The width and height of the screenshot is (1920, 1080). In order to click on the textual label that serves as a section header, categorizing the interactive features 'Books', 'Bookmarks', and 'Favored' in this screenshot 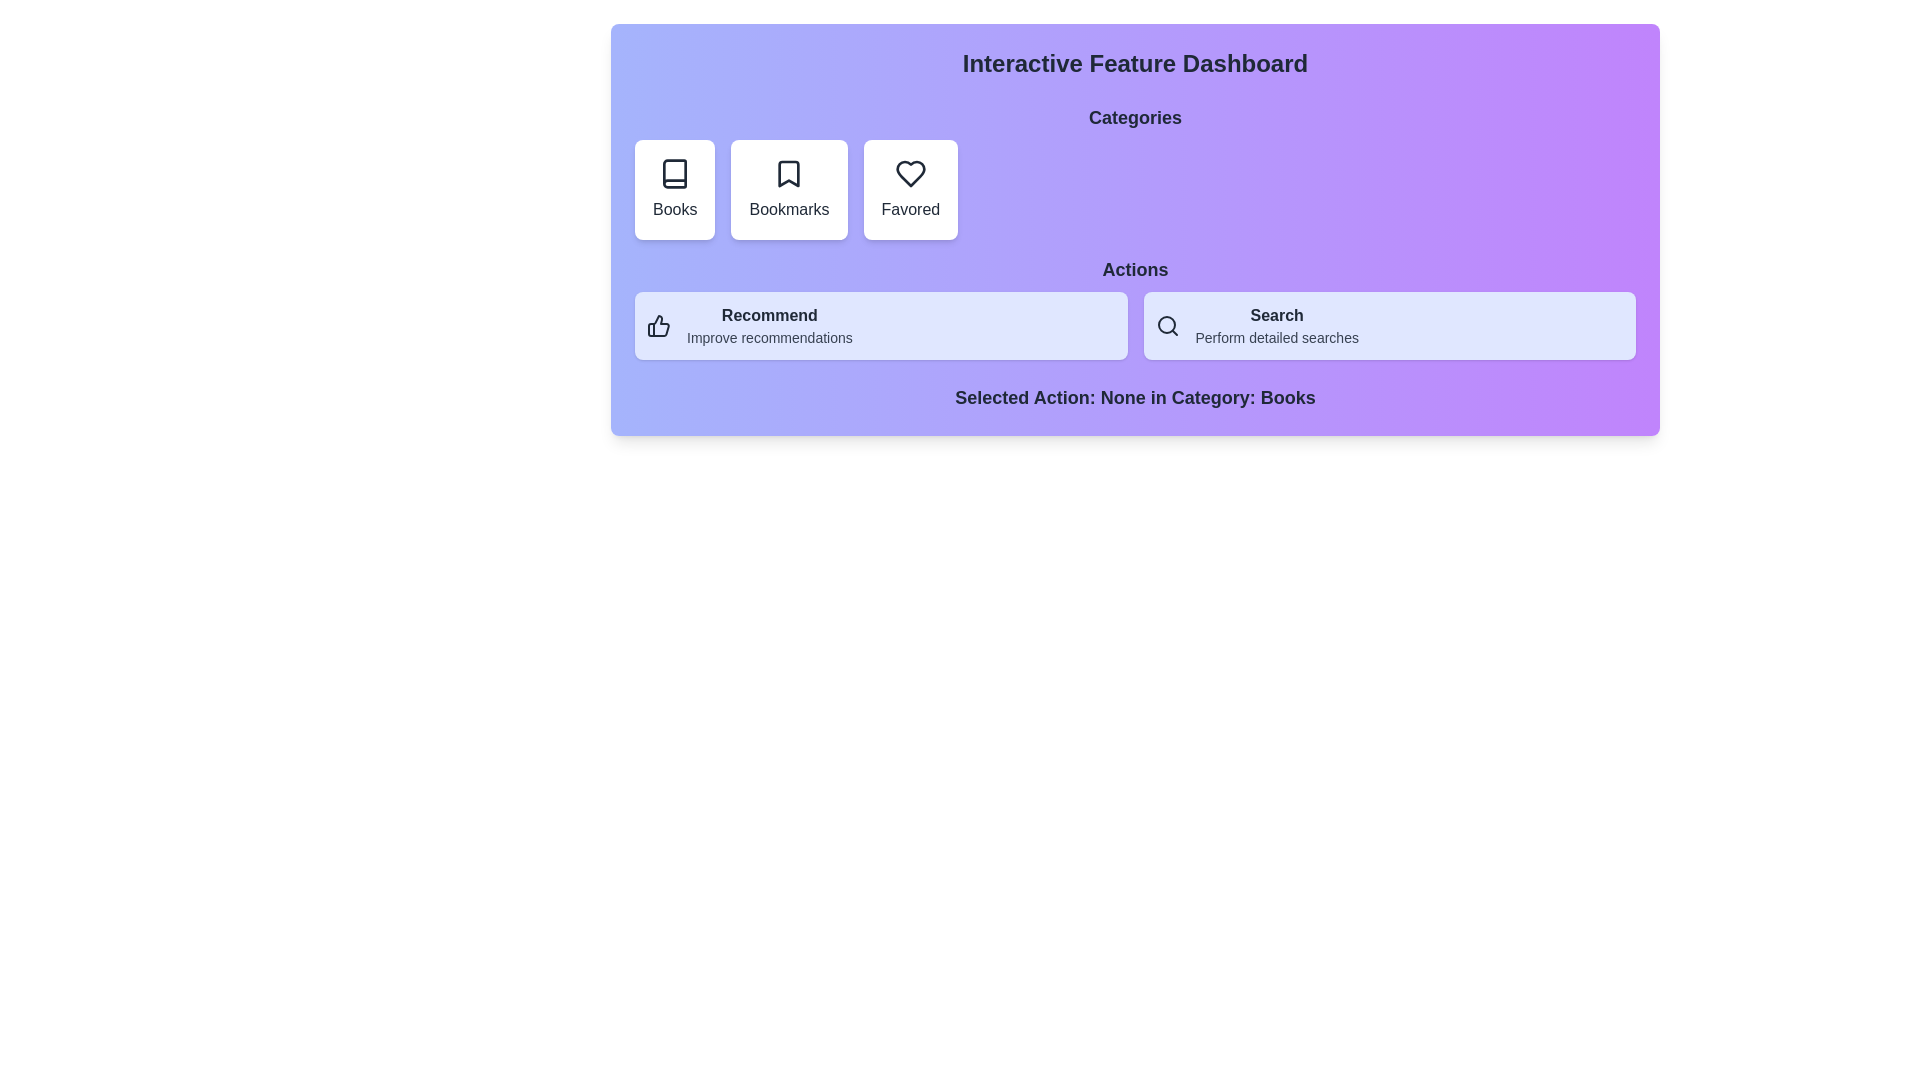, I will do `click(1135, 118)`.